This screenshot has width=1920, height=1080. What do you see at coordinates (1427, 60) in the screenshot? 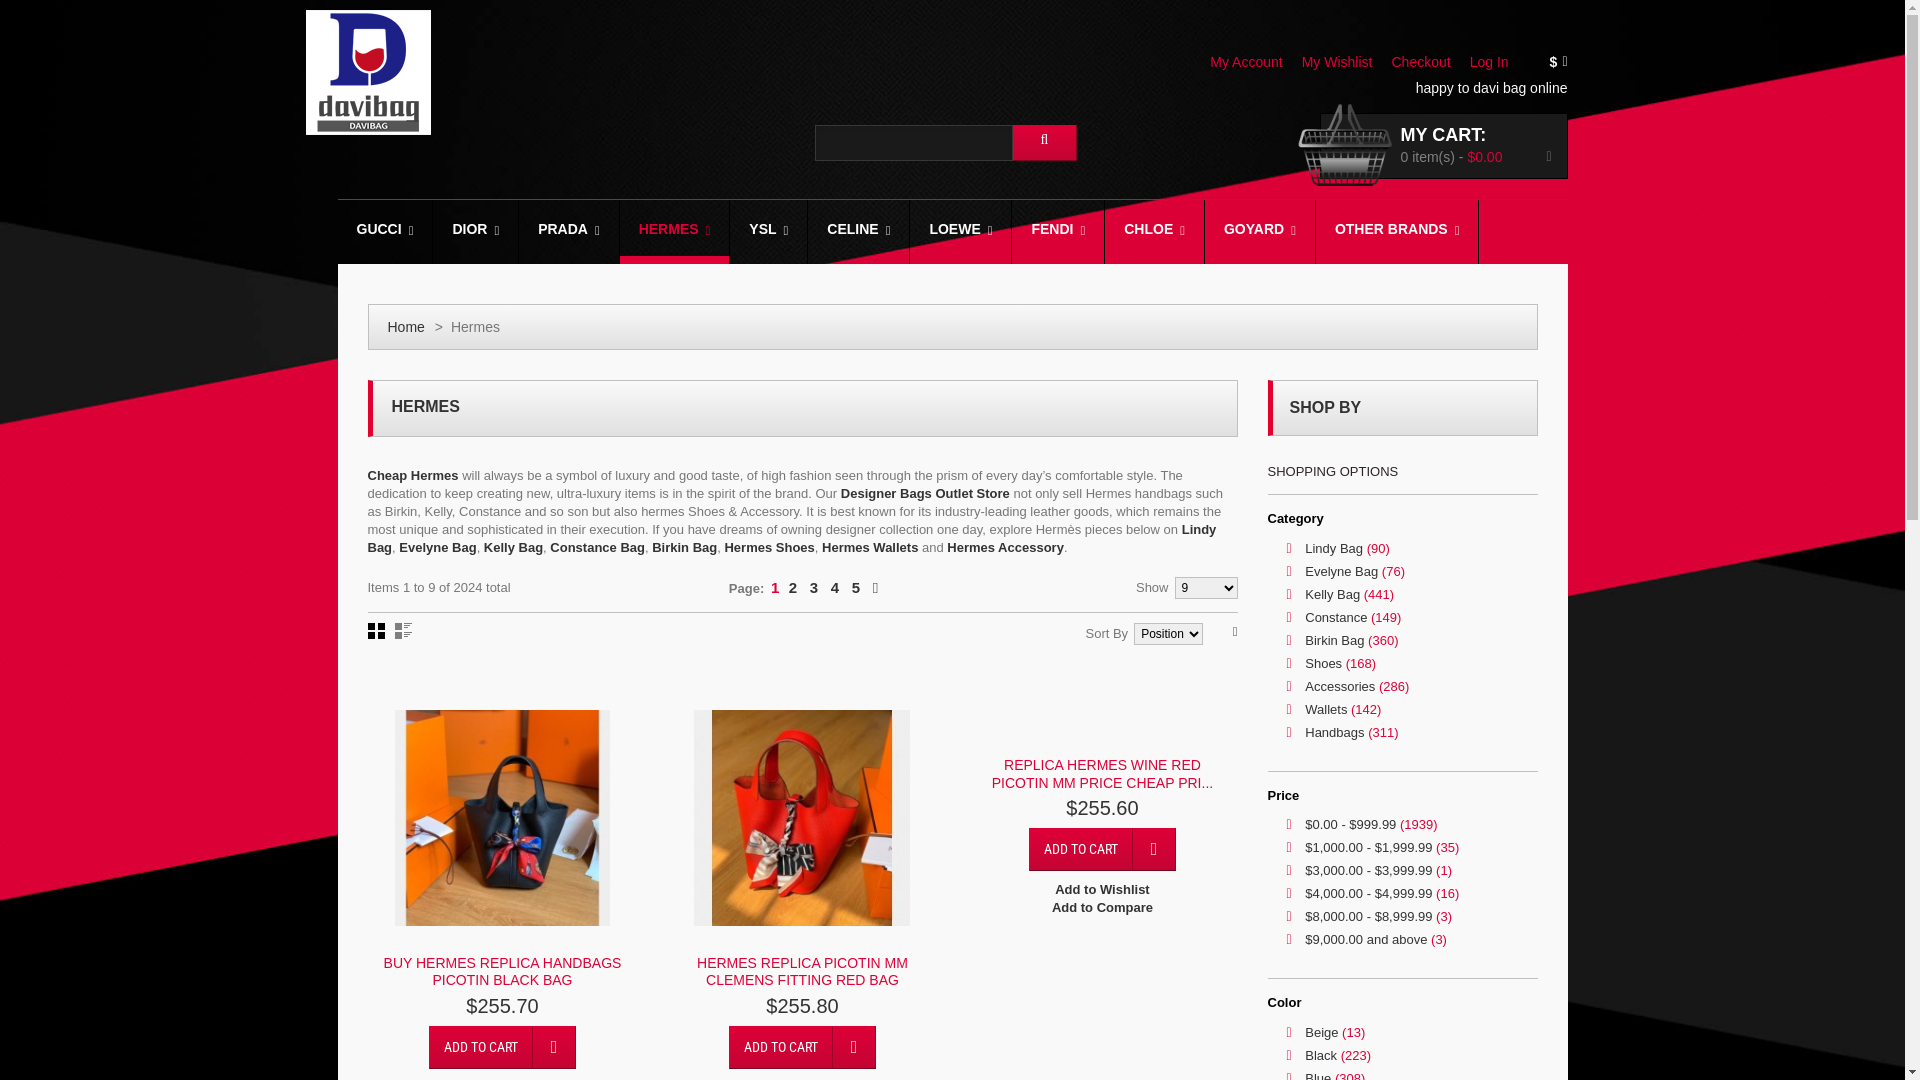
I see `'Checkout'` at bounding box center [1427, 60].